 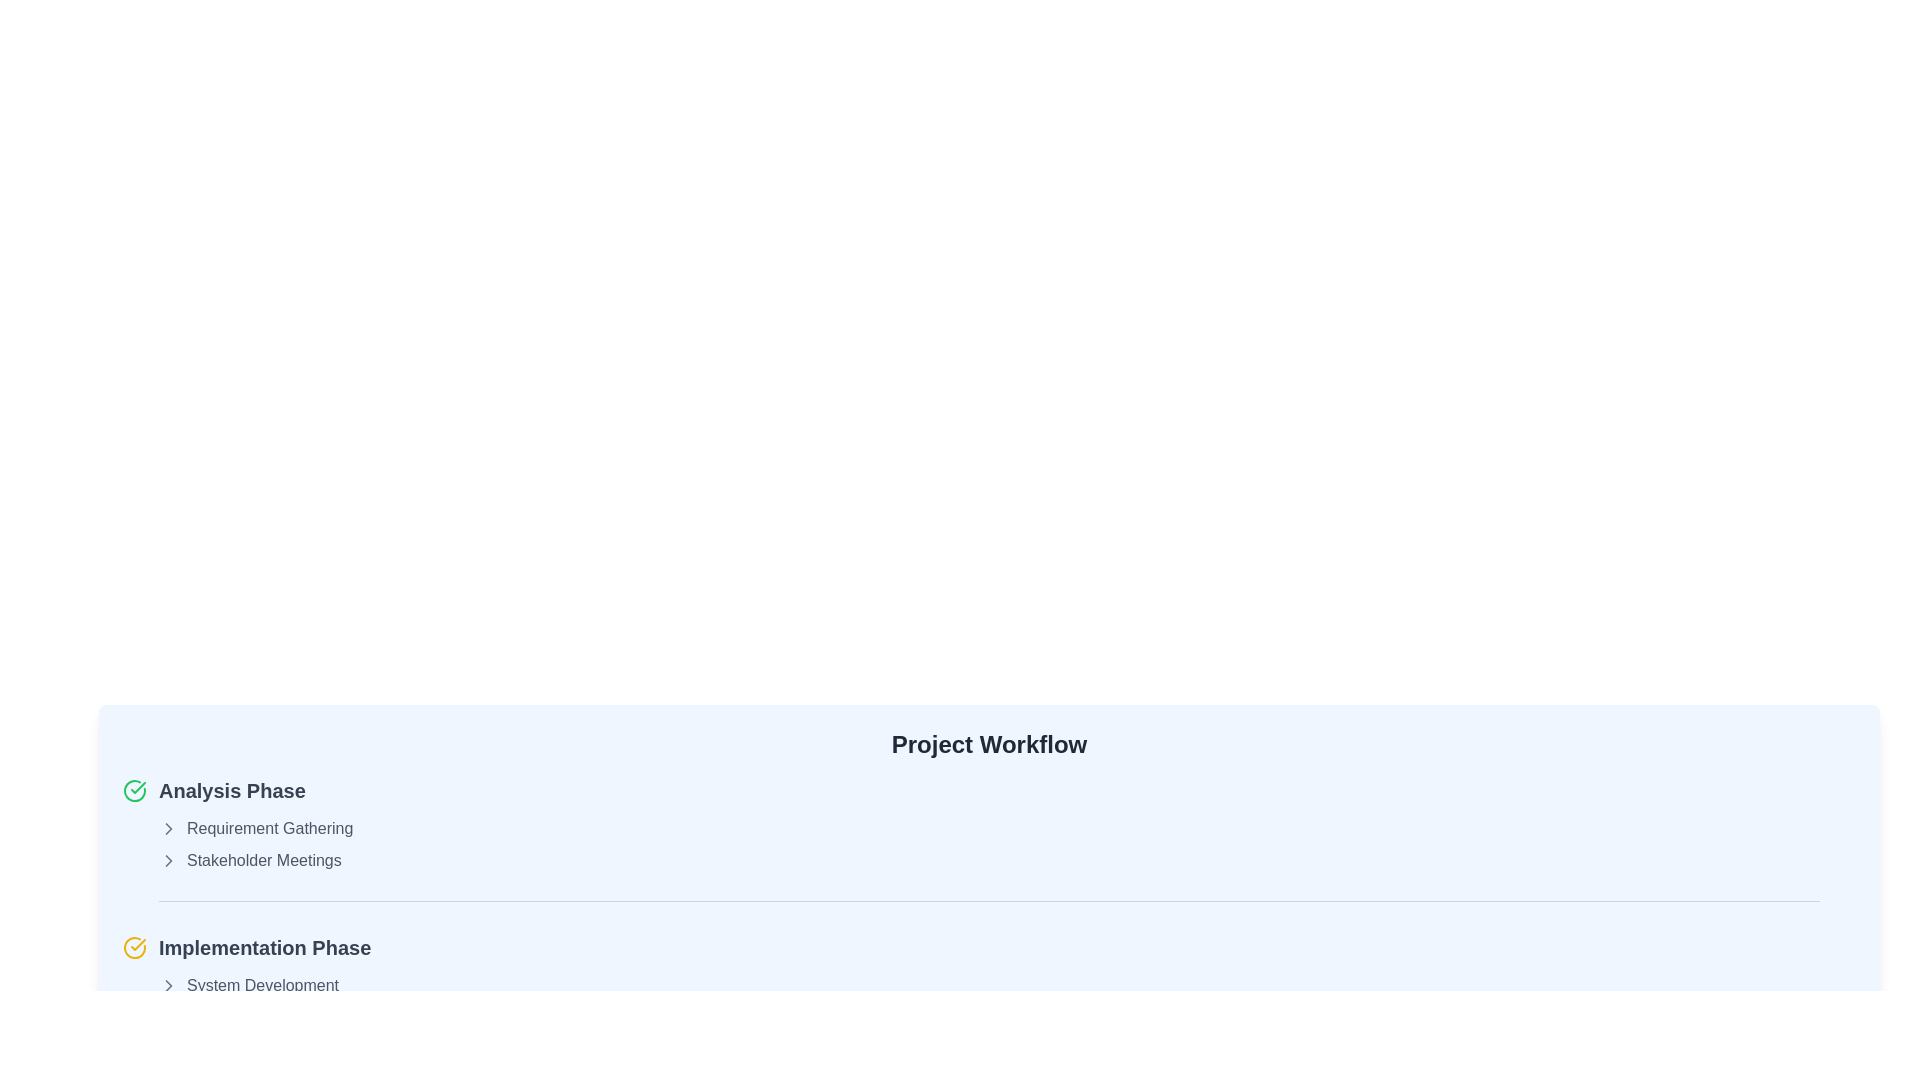 I want to click on the Chevron-Right icon located to the left of the 'Requirement Gathering' text label under the 'Analysis Phase' section, so click(x=168, y=829).